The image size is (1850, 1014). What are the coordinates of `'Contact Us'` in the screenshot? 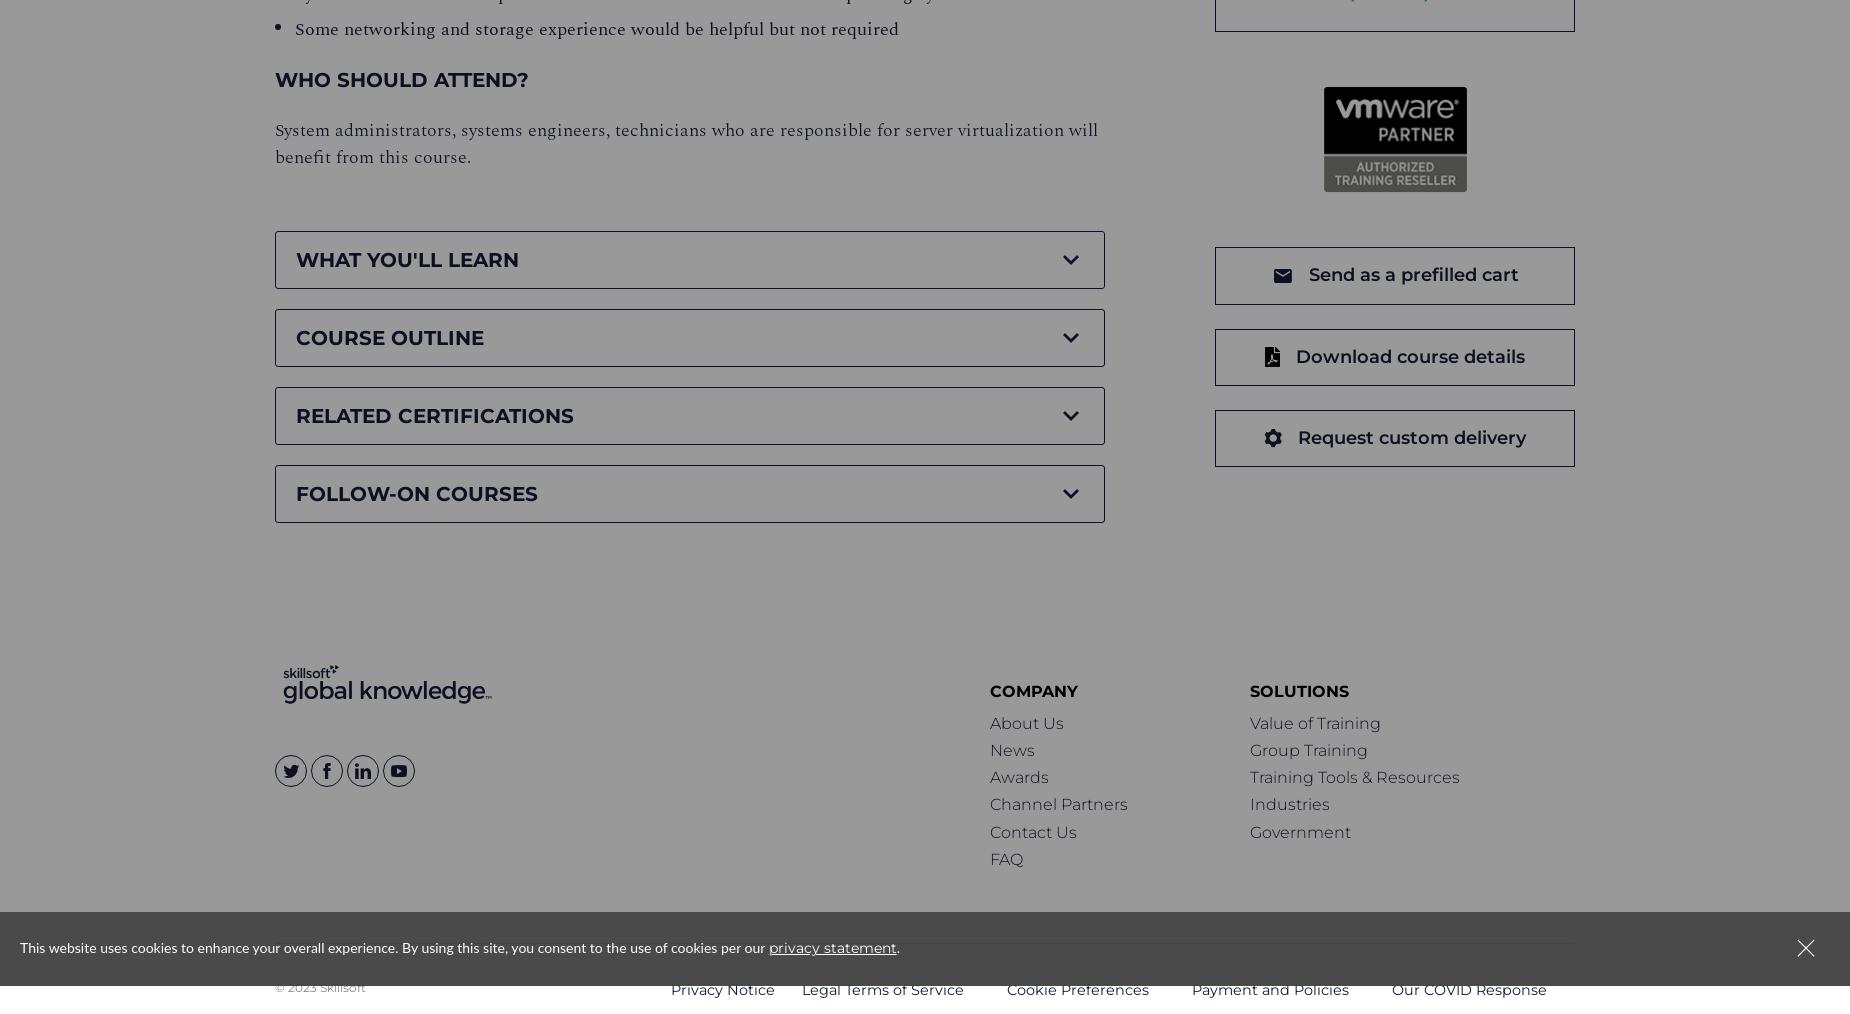 It's located at (1032, 831).